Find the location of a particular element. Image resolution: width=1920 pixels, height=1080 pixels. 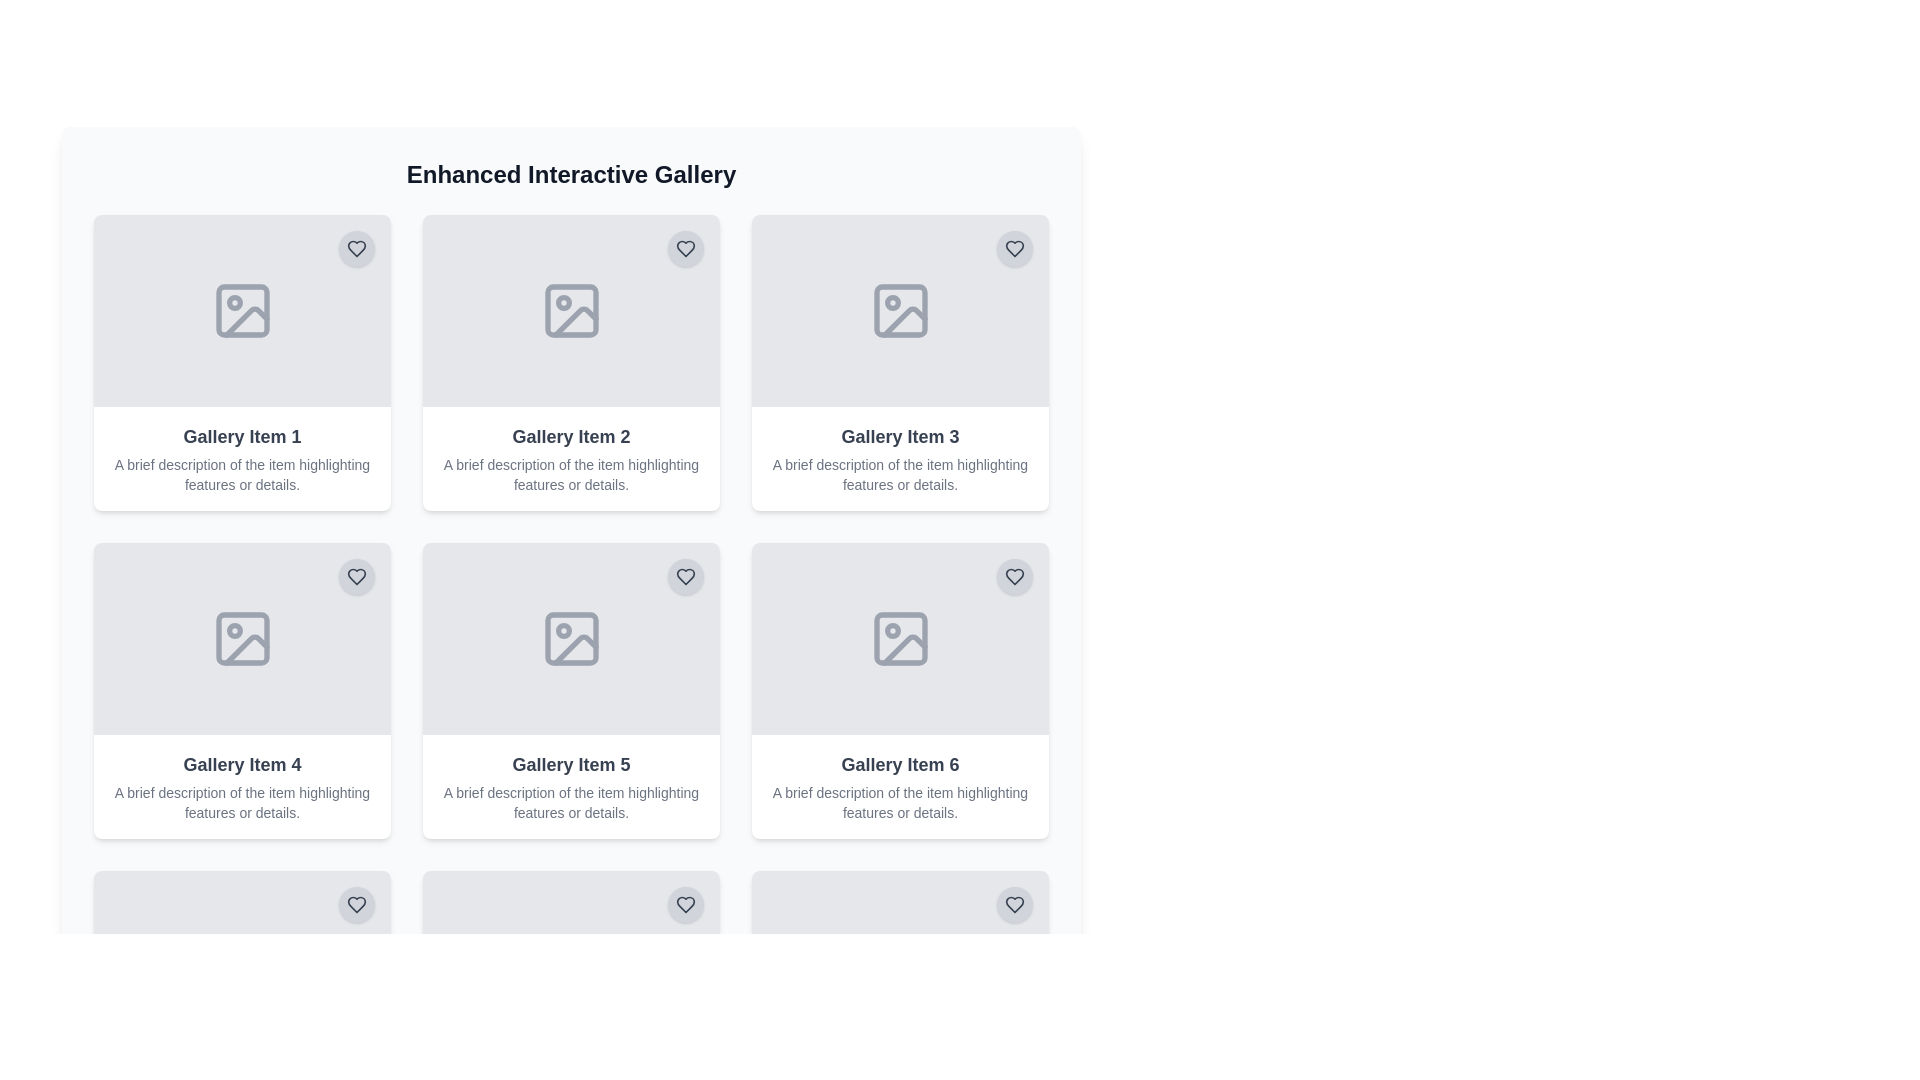

the icon in the center of the gray placeholder box for 'Gallery Item 5' located in the second row and second column of the gallery grid is located at coordinates (570, 639).